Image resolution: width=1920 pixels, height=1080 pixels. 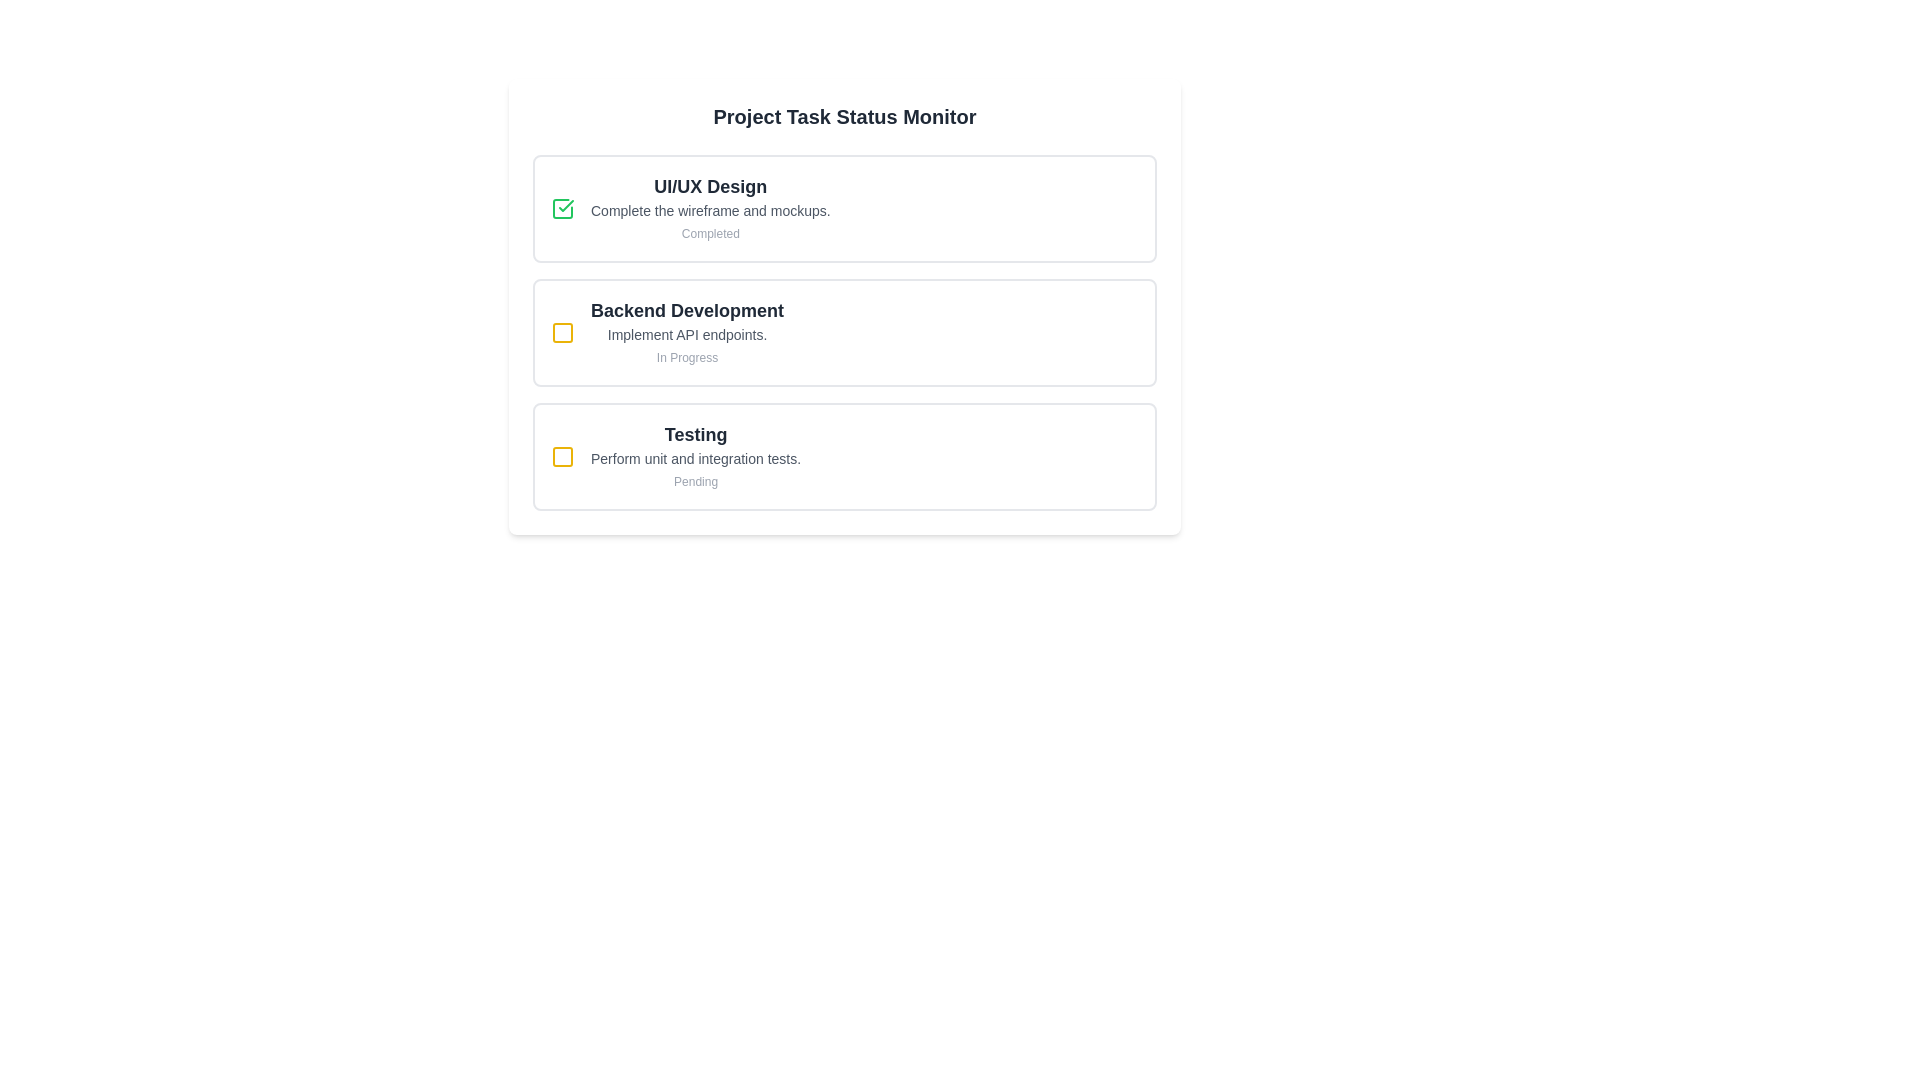 I want to click on information displayed in the text label that says 'Complete the wireframe and mockups.' located below the header 'UI/UX Design.', so click(x=710, y=211).